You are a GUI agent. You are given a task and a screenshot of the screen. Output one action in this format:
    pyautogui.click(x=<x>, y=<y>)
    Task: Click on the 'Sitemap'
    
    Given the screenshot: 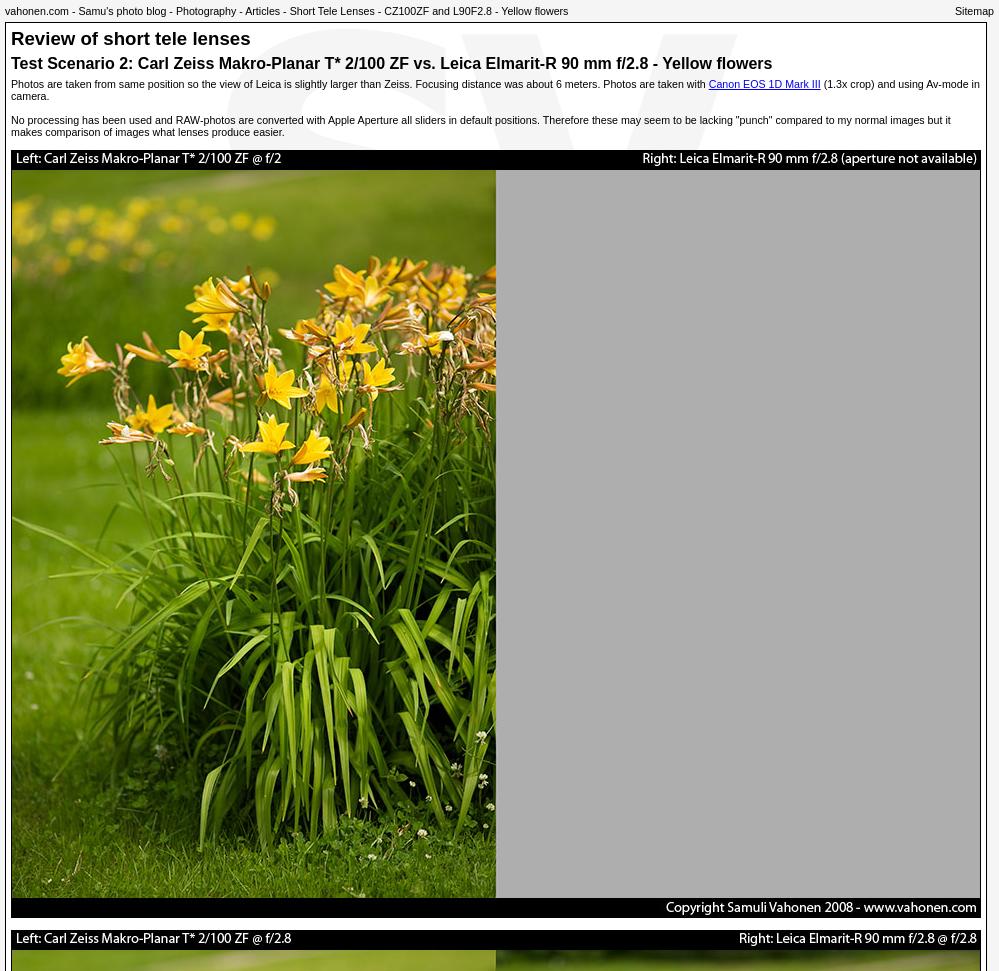 What is the action you would take?
    pyautogui.click(x=973, y=10)
    